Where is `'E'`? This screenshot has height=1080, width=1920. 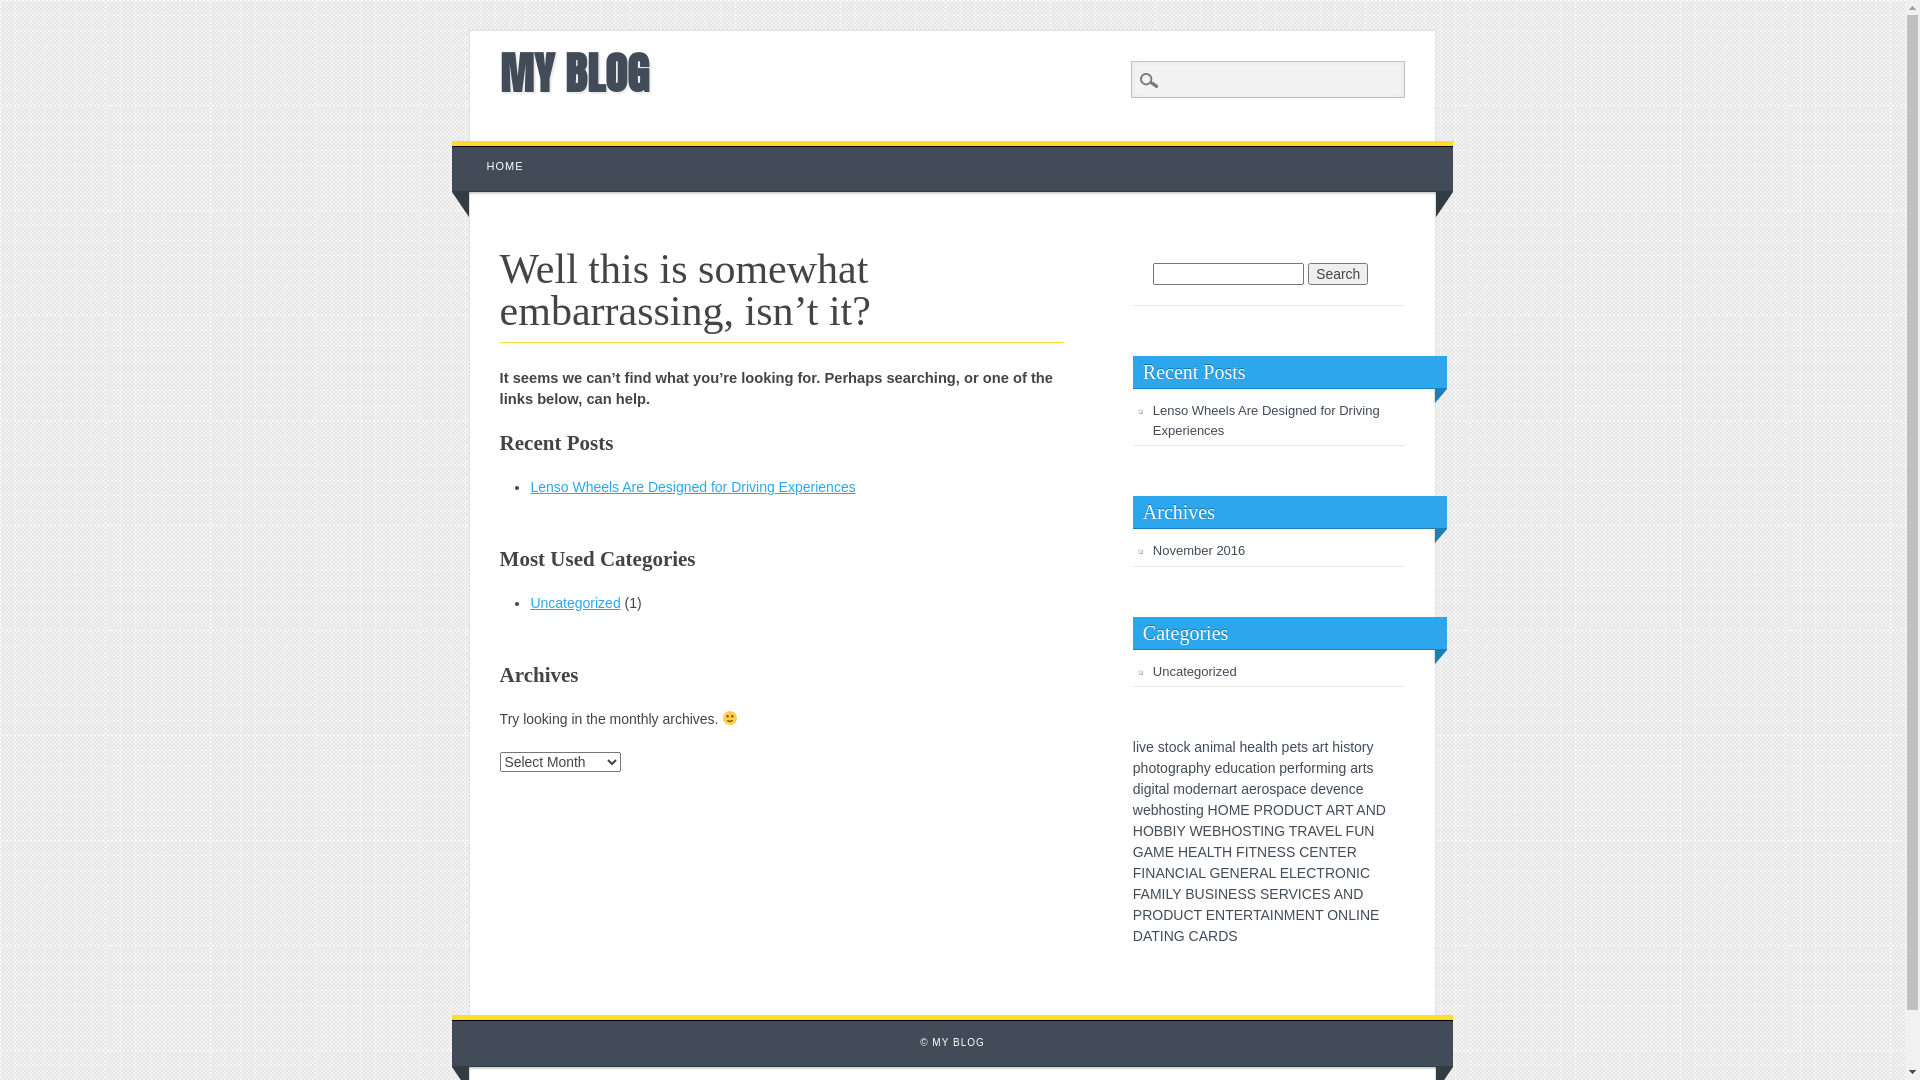
'E' is located at coordinates (1296, 914).